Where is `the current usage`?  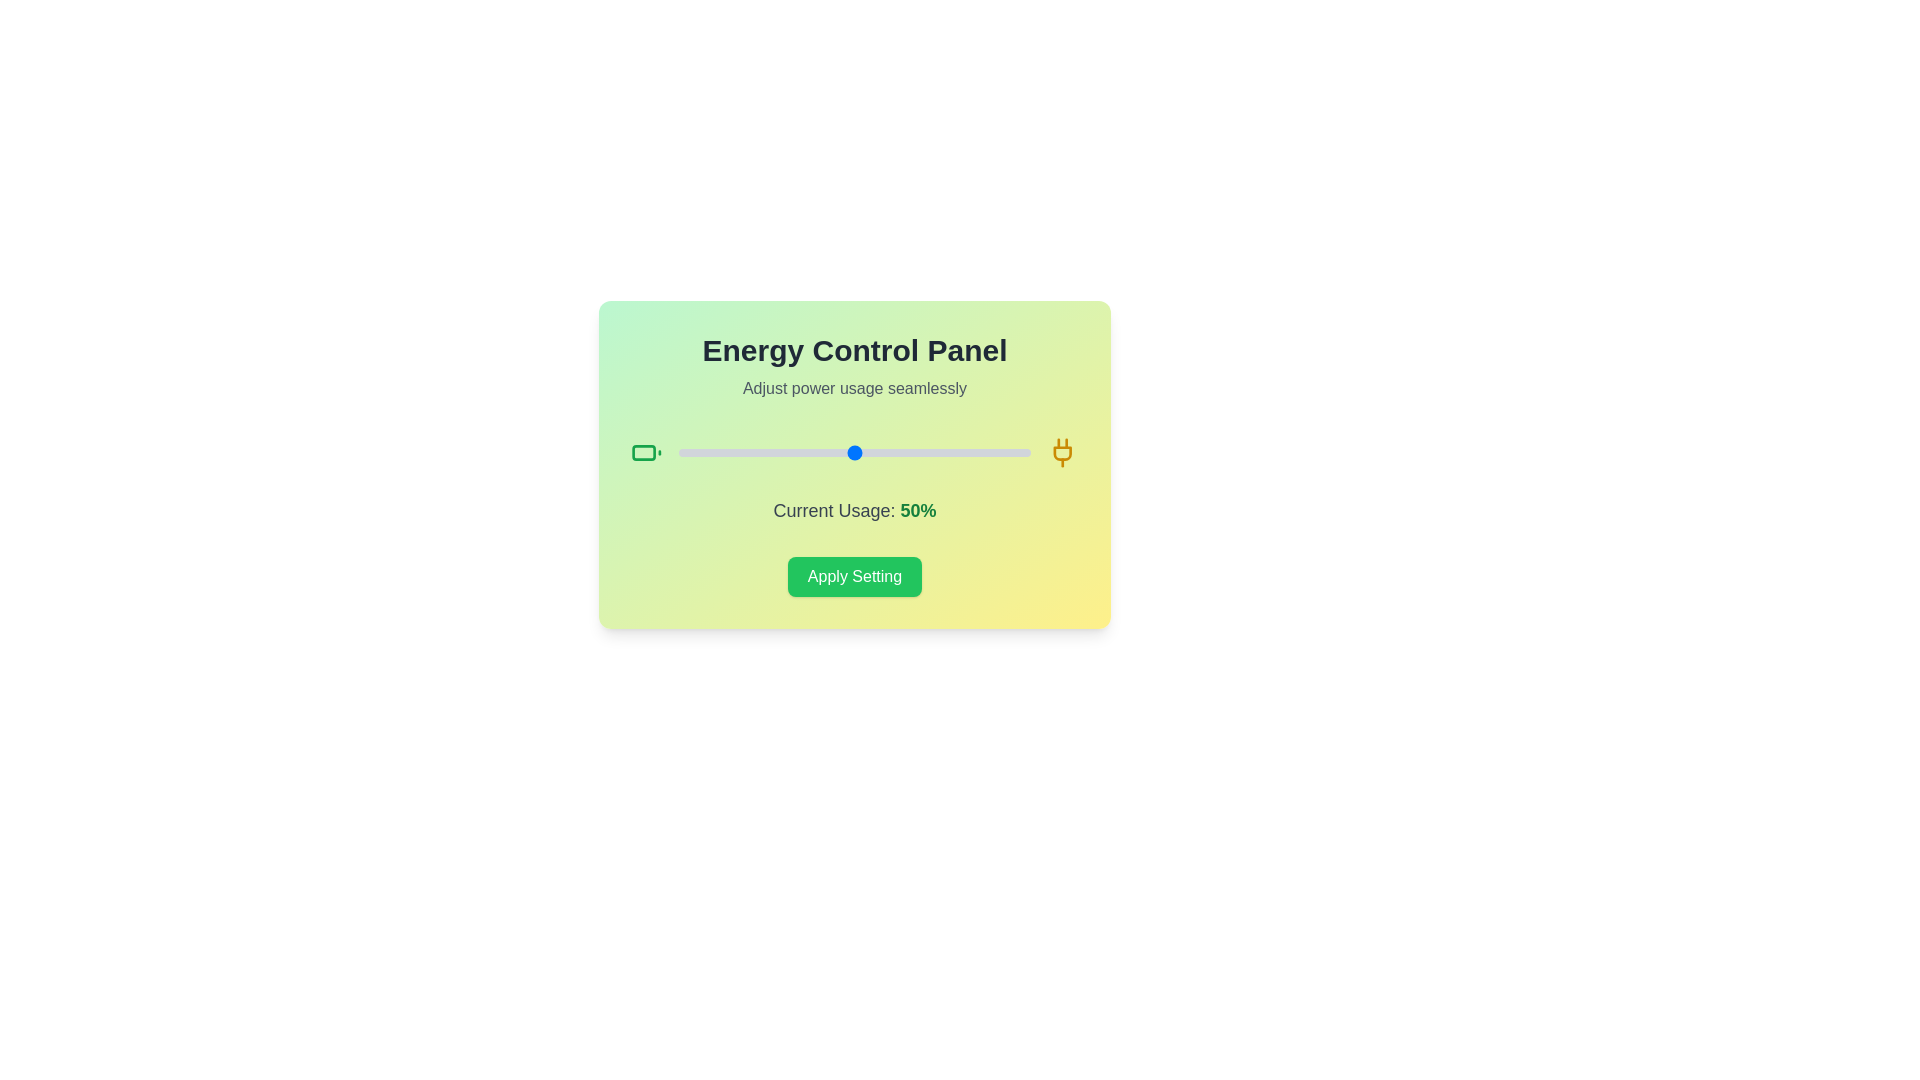
the current usage is located at coordinates (967, 452).